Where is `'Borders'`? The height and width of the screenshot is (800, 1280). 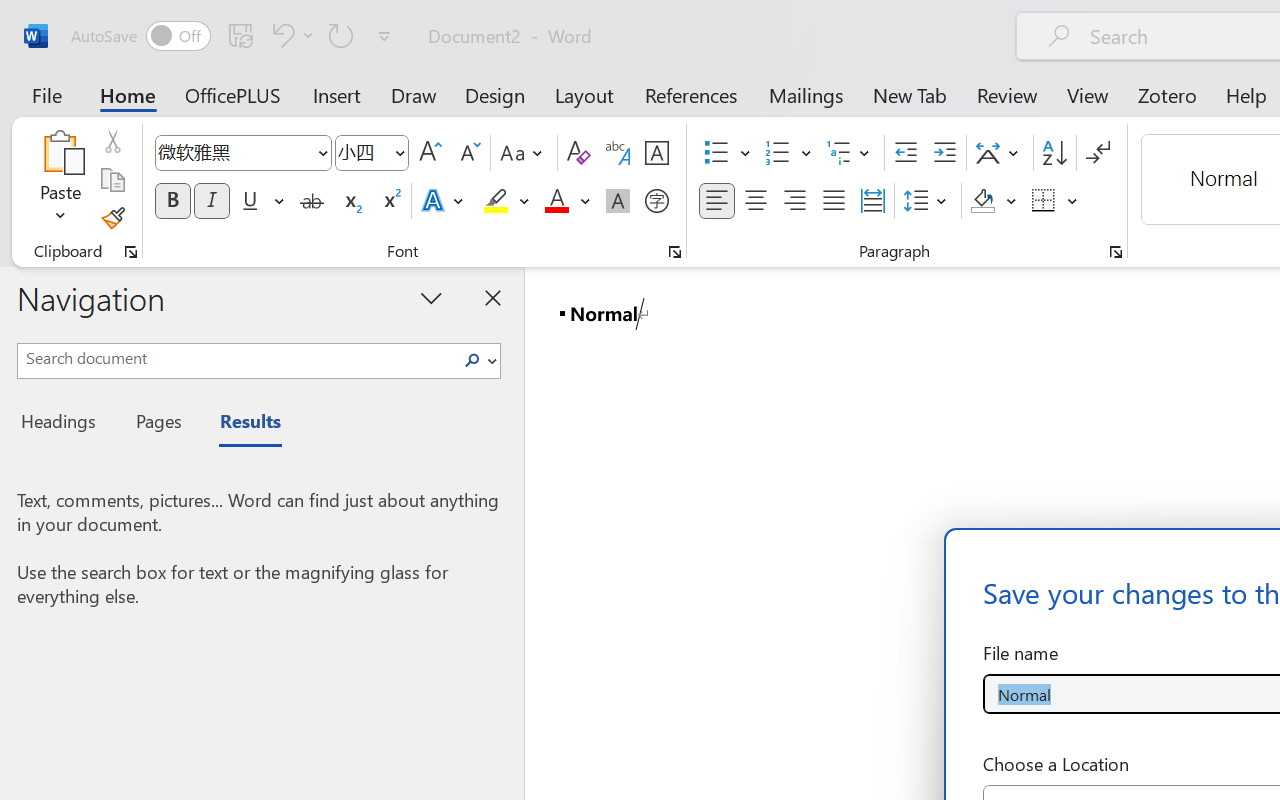 'Borders' is located at coordinates (1054, 201).